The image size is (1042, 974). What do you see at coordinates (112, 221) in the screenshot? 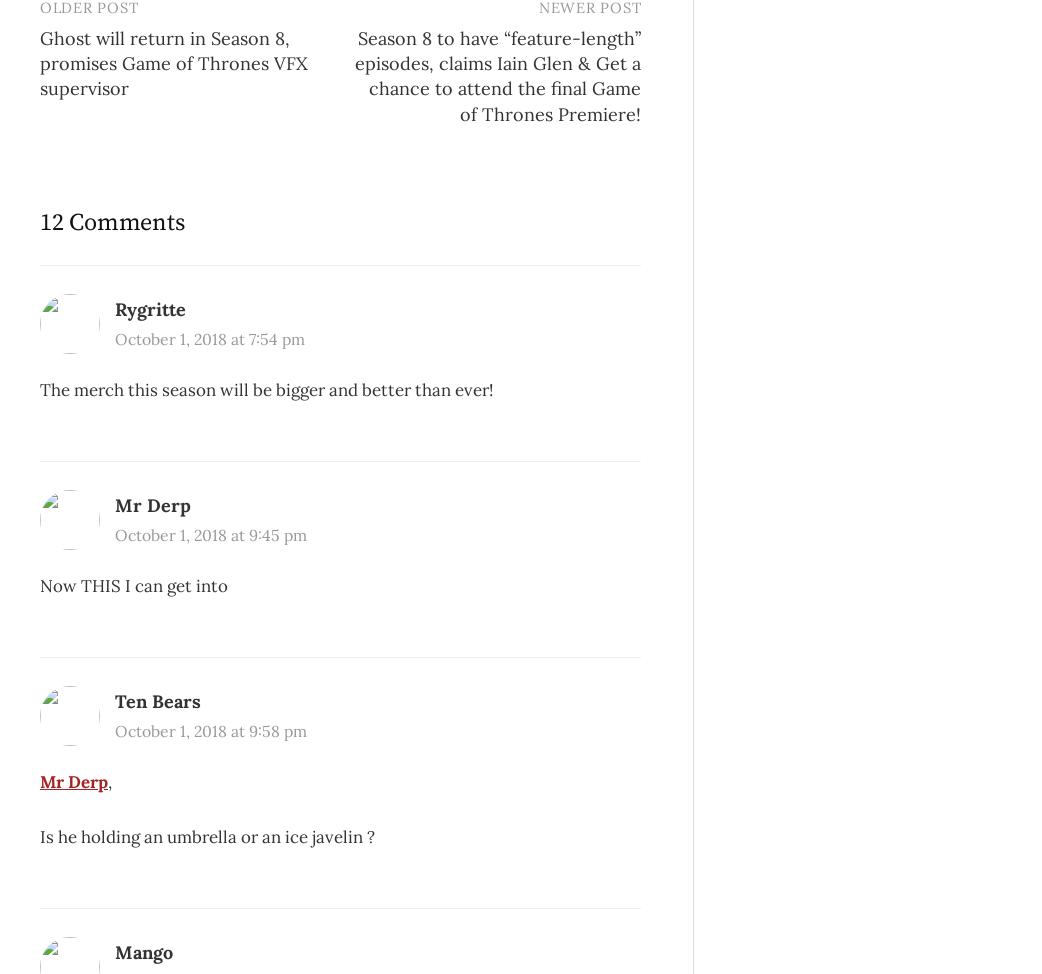
I see `'12 Comments'` at bounding box center [112, 221].